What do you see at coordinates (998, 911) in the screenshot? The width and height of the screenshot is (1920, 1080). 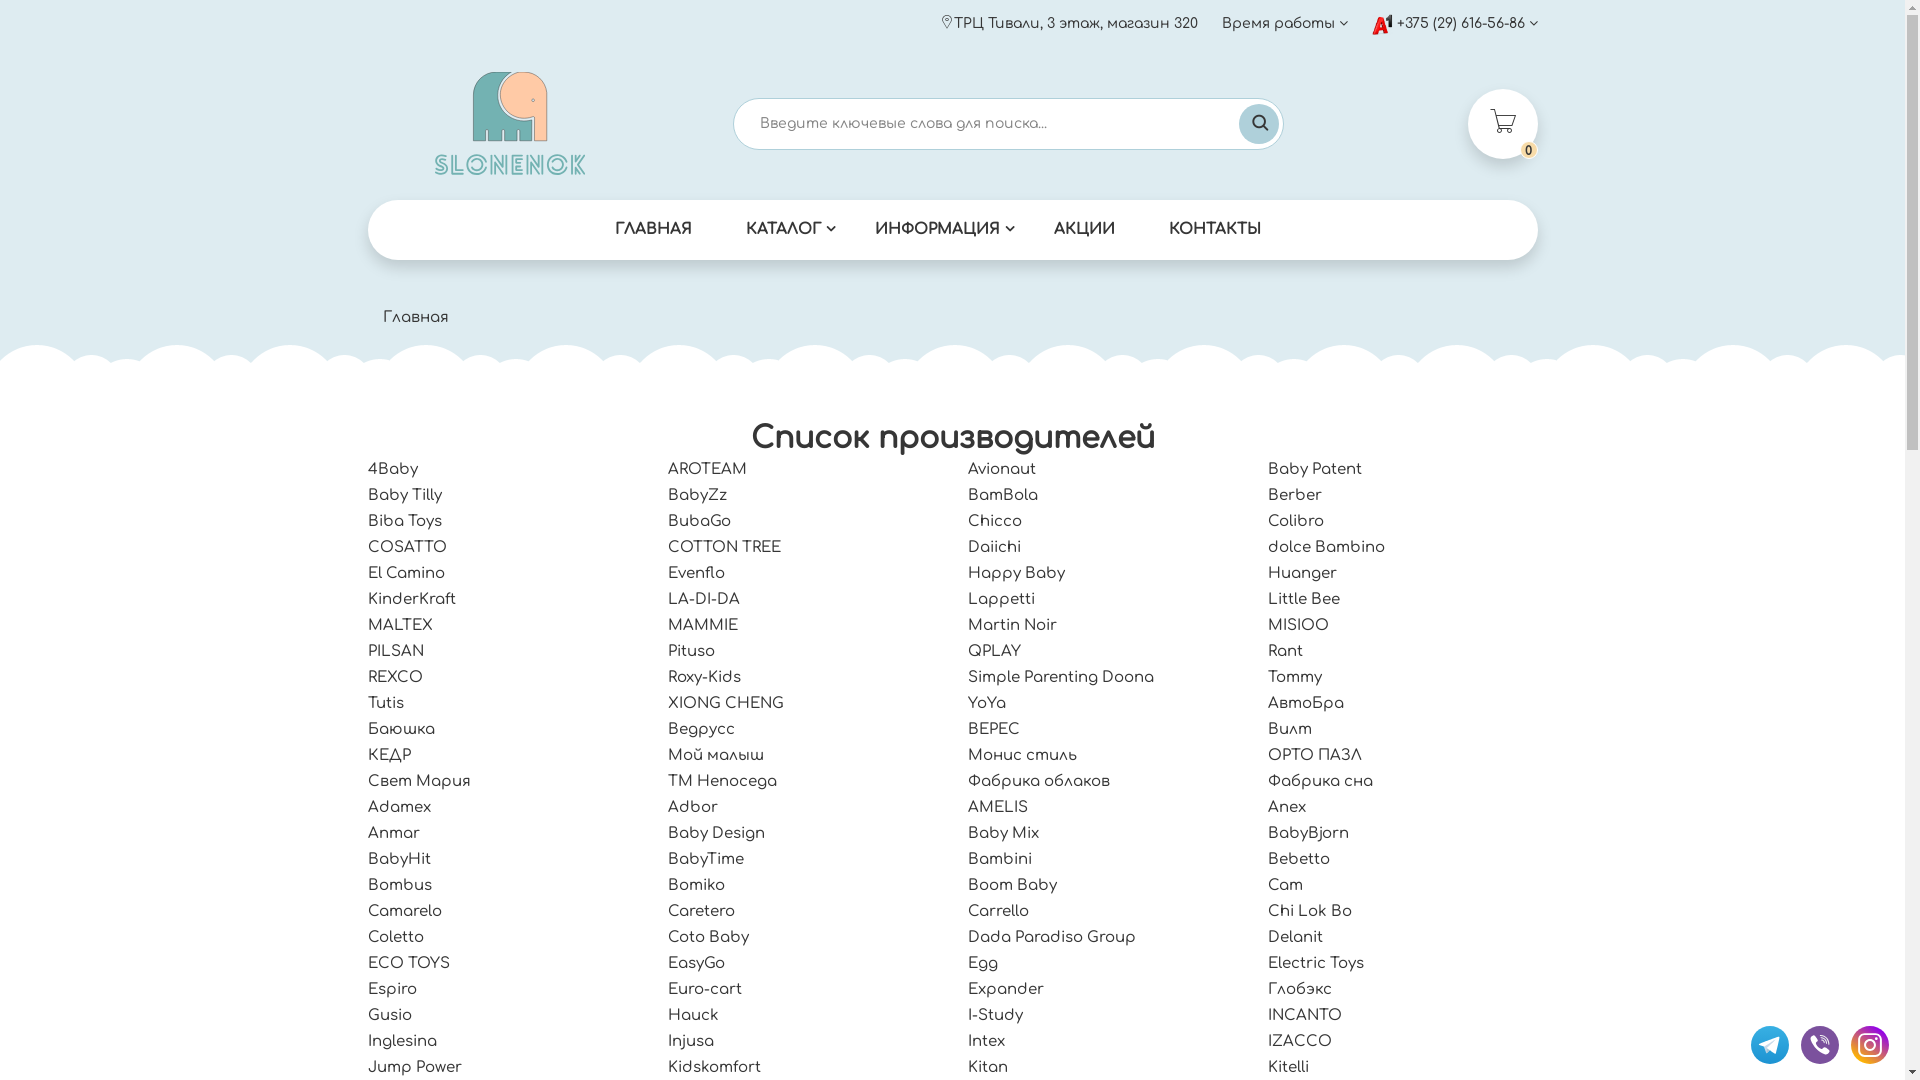 I see `'Carrello'` at bounding box center [998, 911].